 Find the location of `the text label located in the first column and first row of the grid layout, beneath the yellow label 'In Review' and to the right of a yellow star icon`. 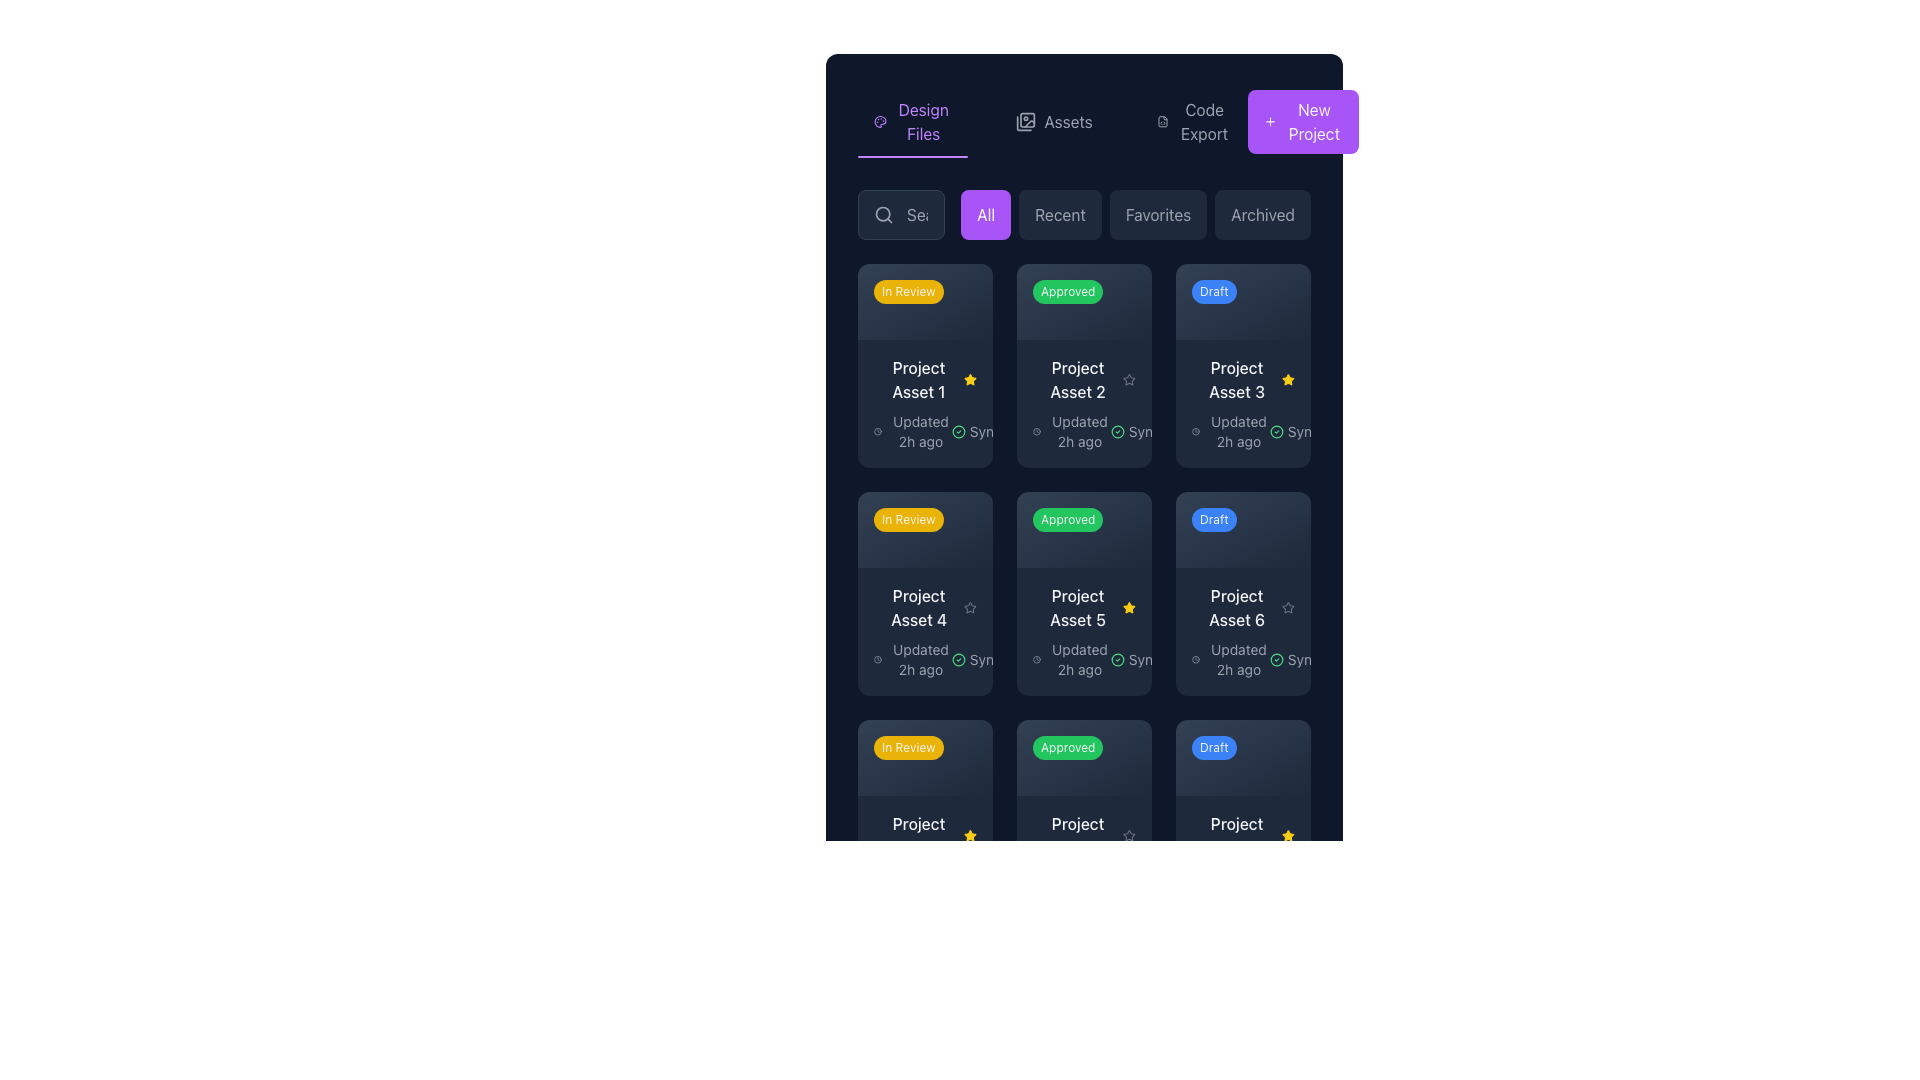

the text label located in the first column and first row of the grid layout, beneath the yellow label 'In Review' and to the right of a yellow star icon is located at coordinates (917, 379).